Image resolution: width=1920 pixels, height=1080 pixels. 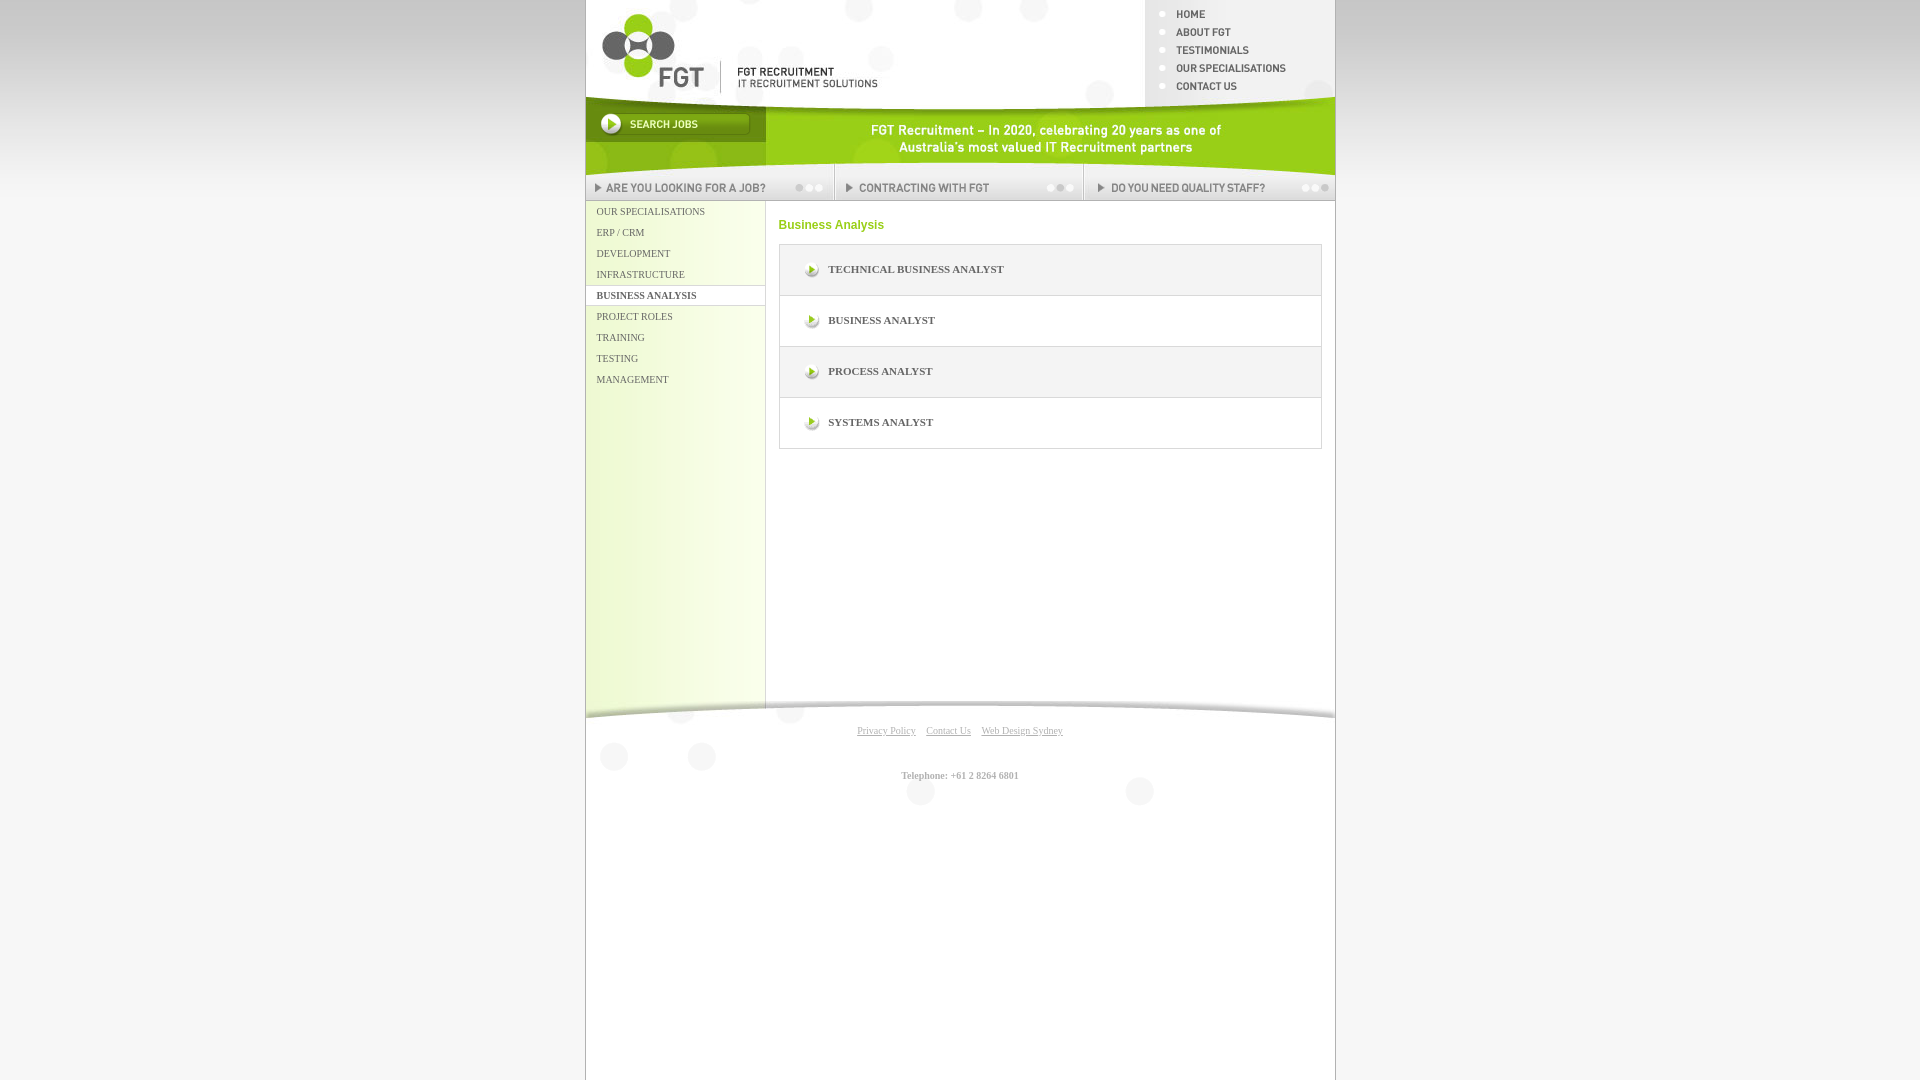 What do you see at coordinates (676, 357) in the screenshot?
I see `'TESTING'` at bounding box center [676, 357].